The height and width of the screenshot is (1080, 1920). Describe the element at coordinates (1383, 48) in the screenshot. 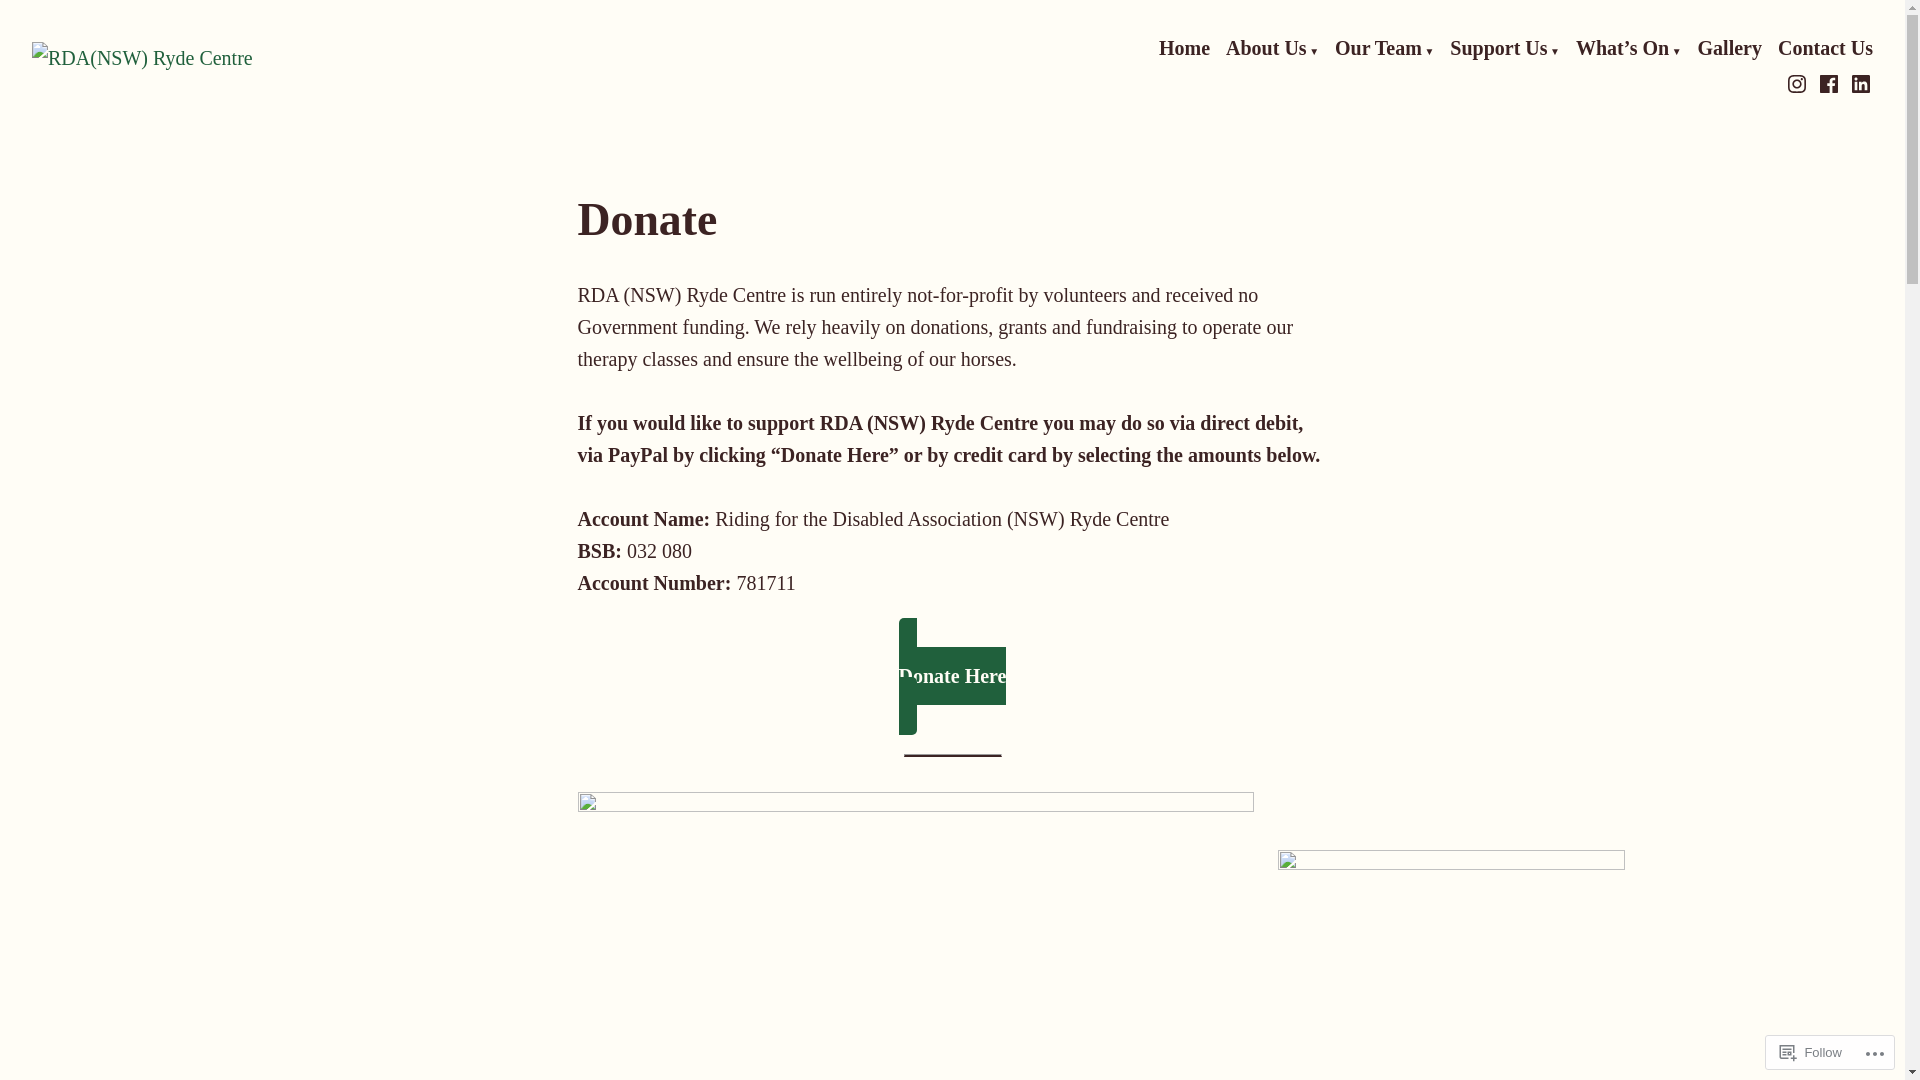

I see `'Our Team'` at that location.